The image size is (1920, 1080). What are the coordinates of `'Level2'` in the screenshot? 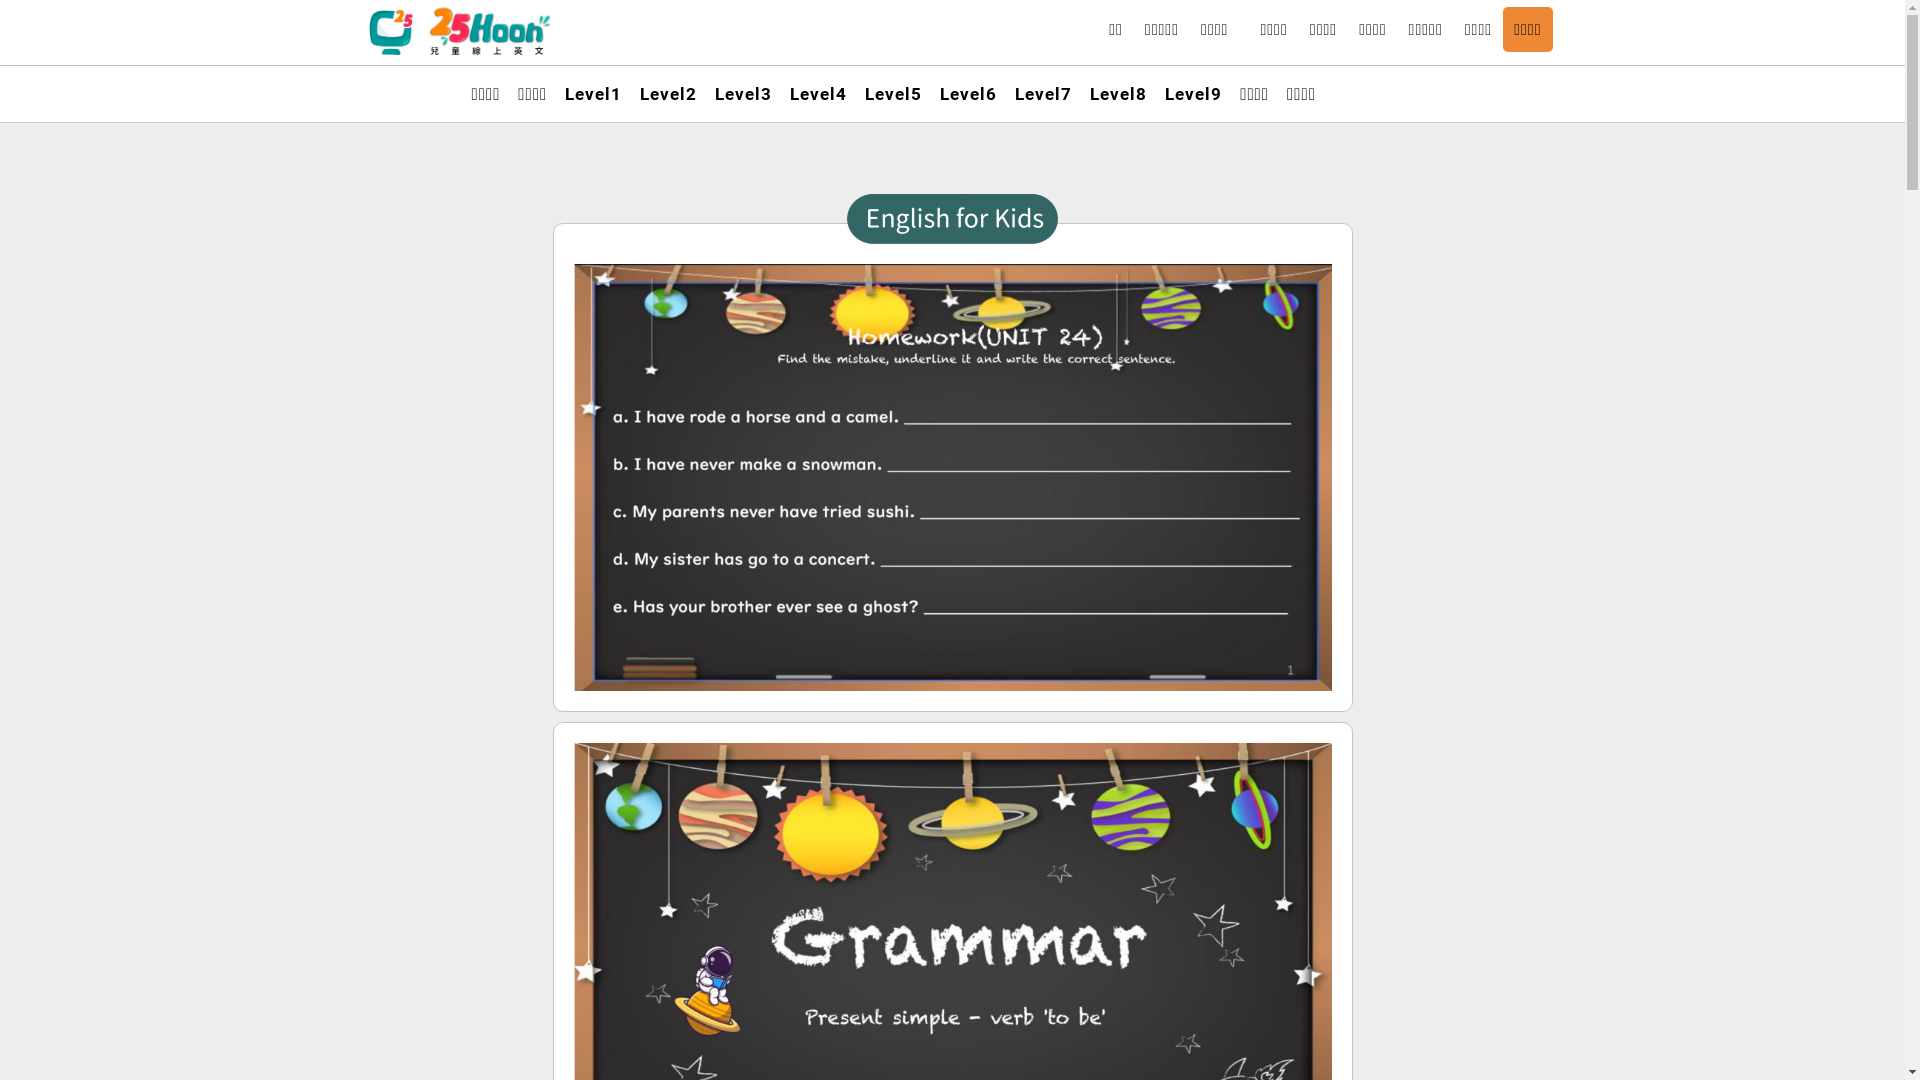 It's located at (629, 93).